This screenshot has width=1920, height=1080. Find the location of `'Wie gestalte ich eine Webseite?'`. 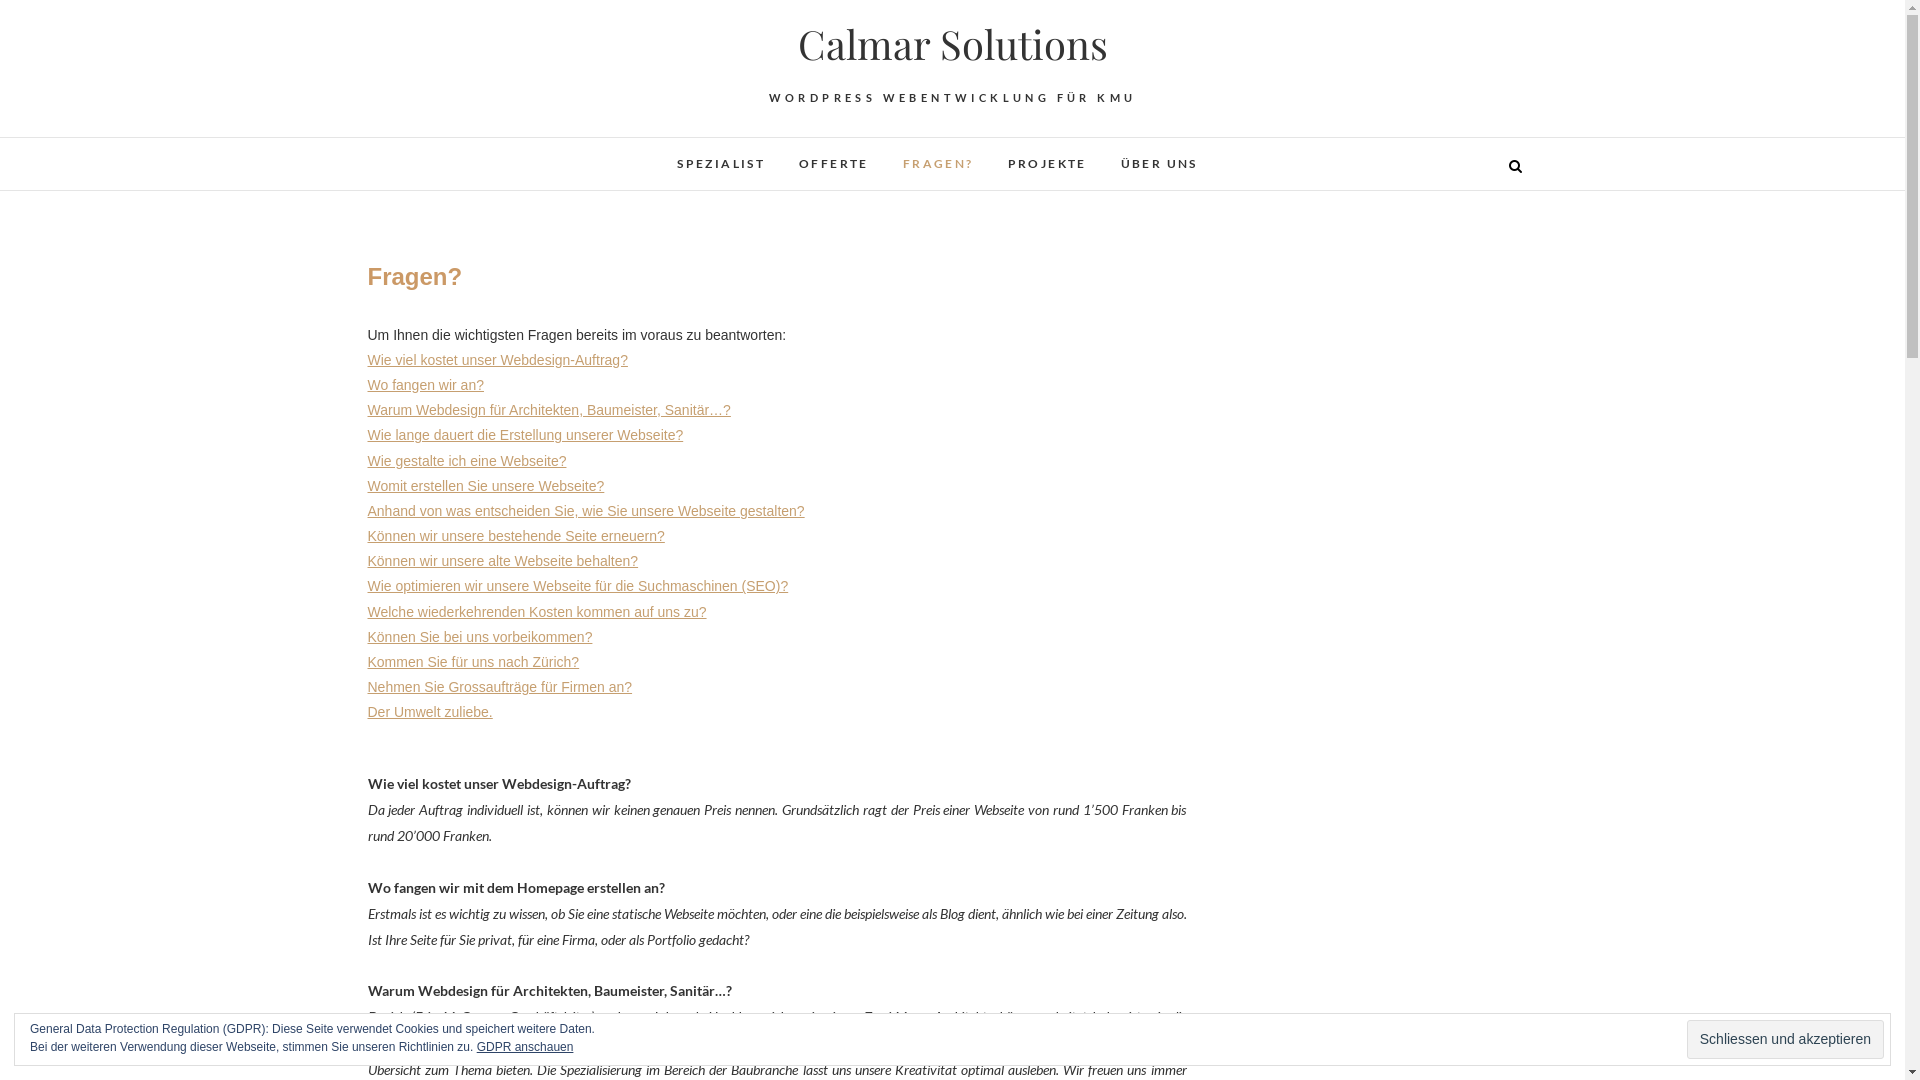

'Wie gestalte ich eine Webseite?' is located at coordinates (466, 461).